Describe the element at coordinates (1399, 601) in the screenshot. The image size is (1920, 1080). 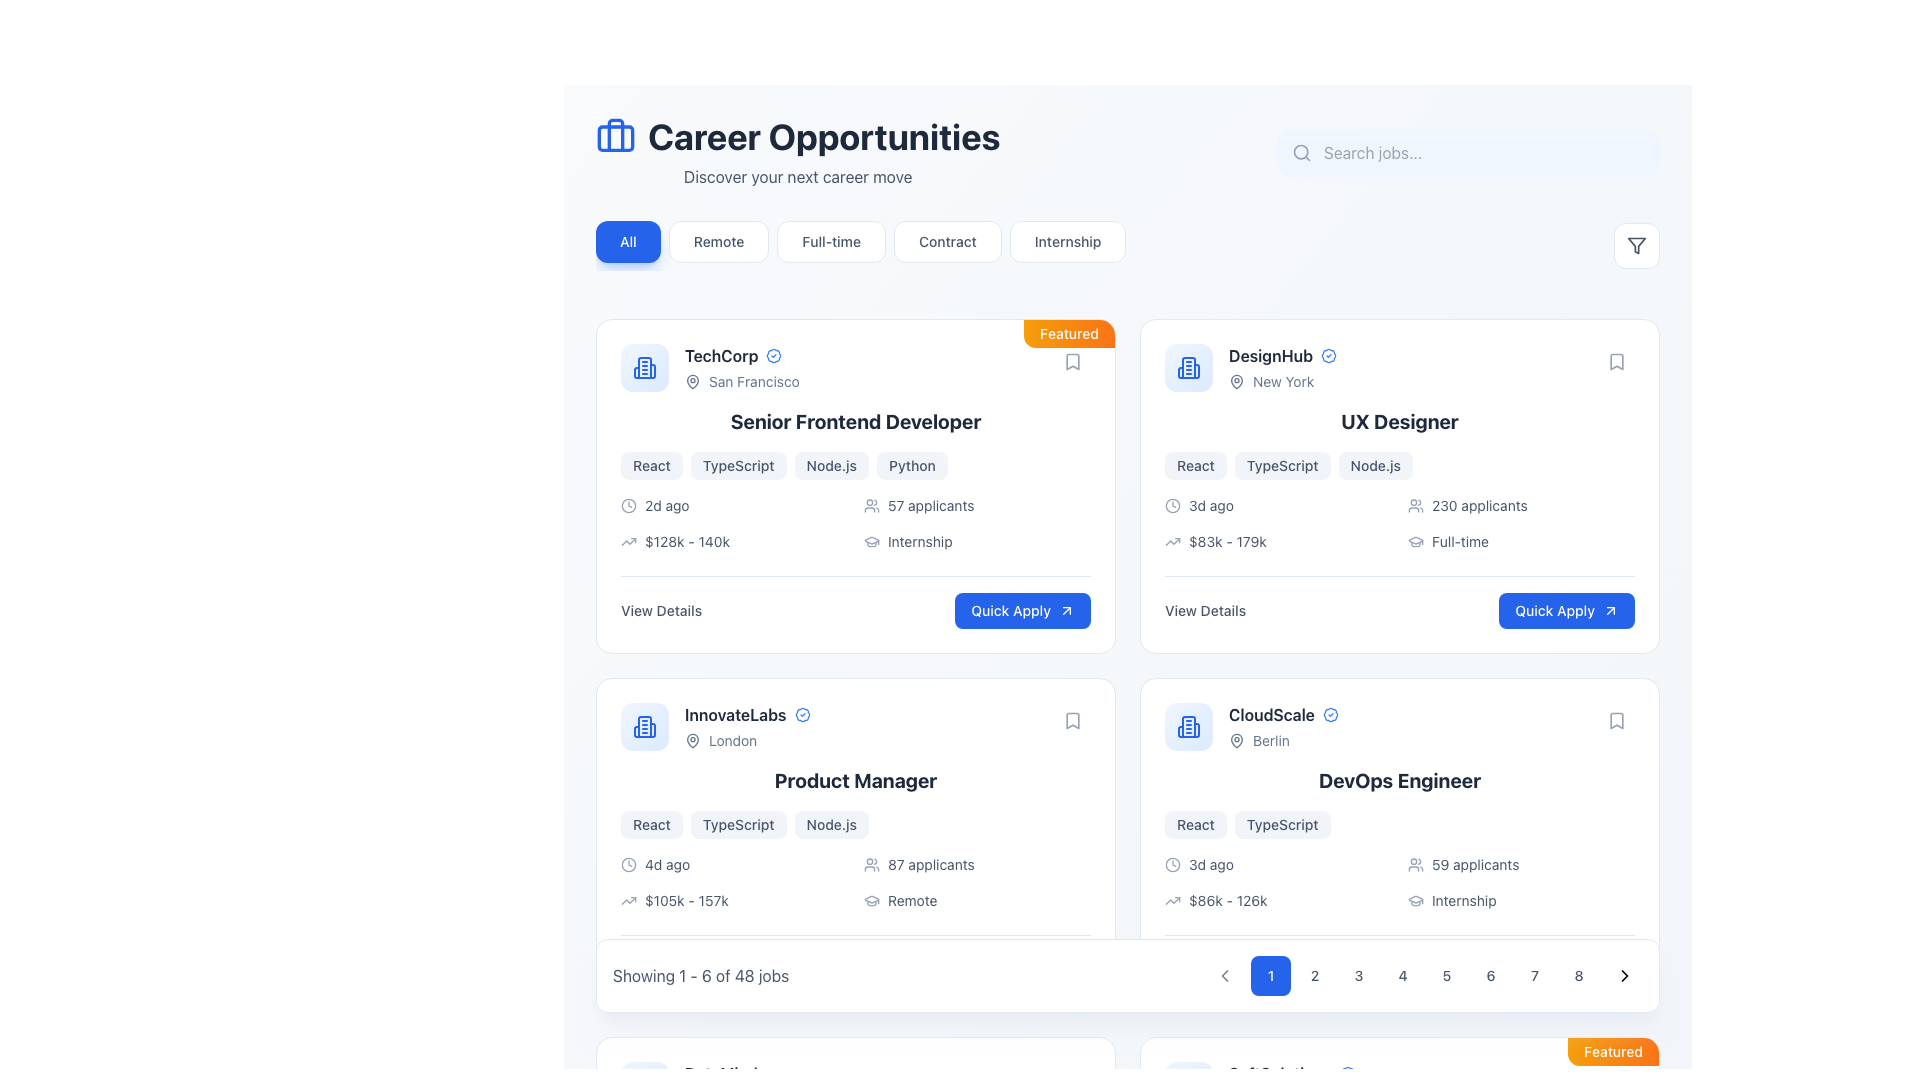
I see `the 'View Details' button located at the bottom-right corner of the 'DesignHub - UX Designer' job listing card to visit the details page` at that location.